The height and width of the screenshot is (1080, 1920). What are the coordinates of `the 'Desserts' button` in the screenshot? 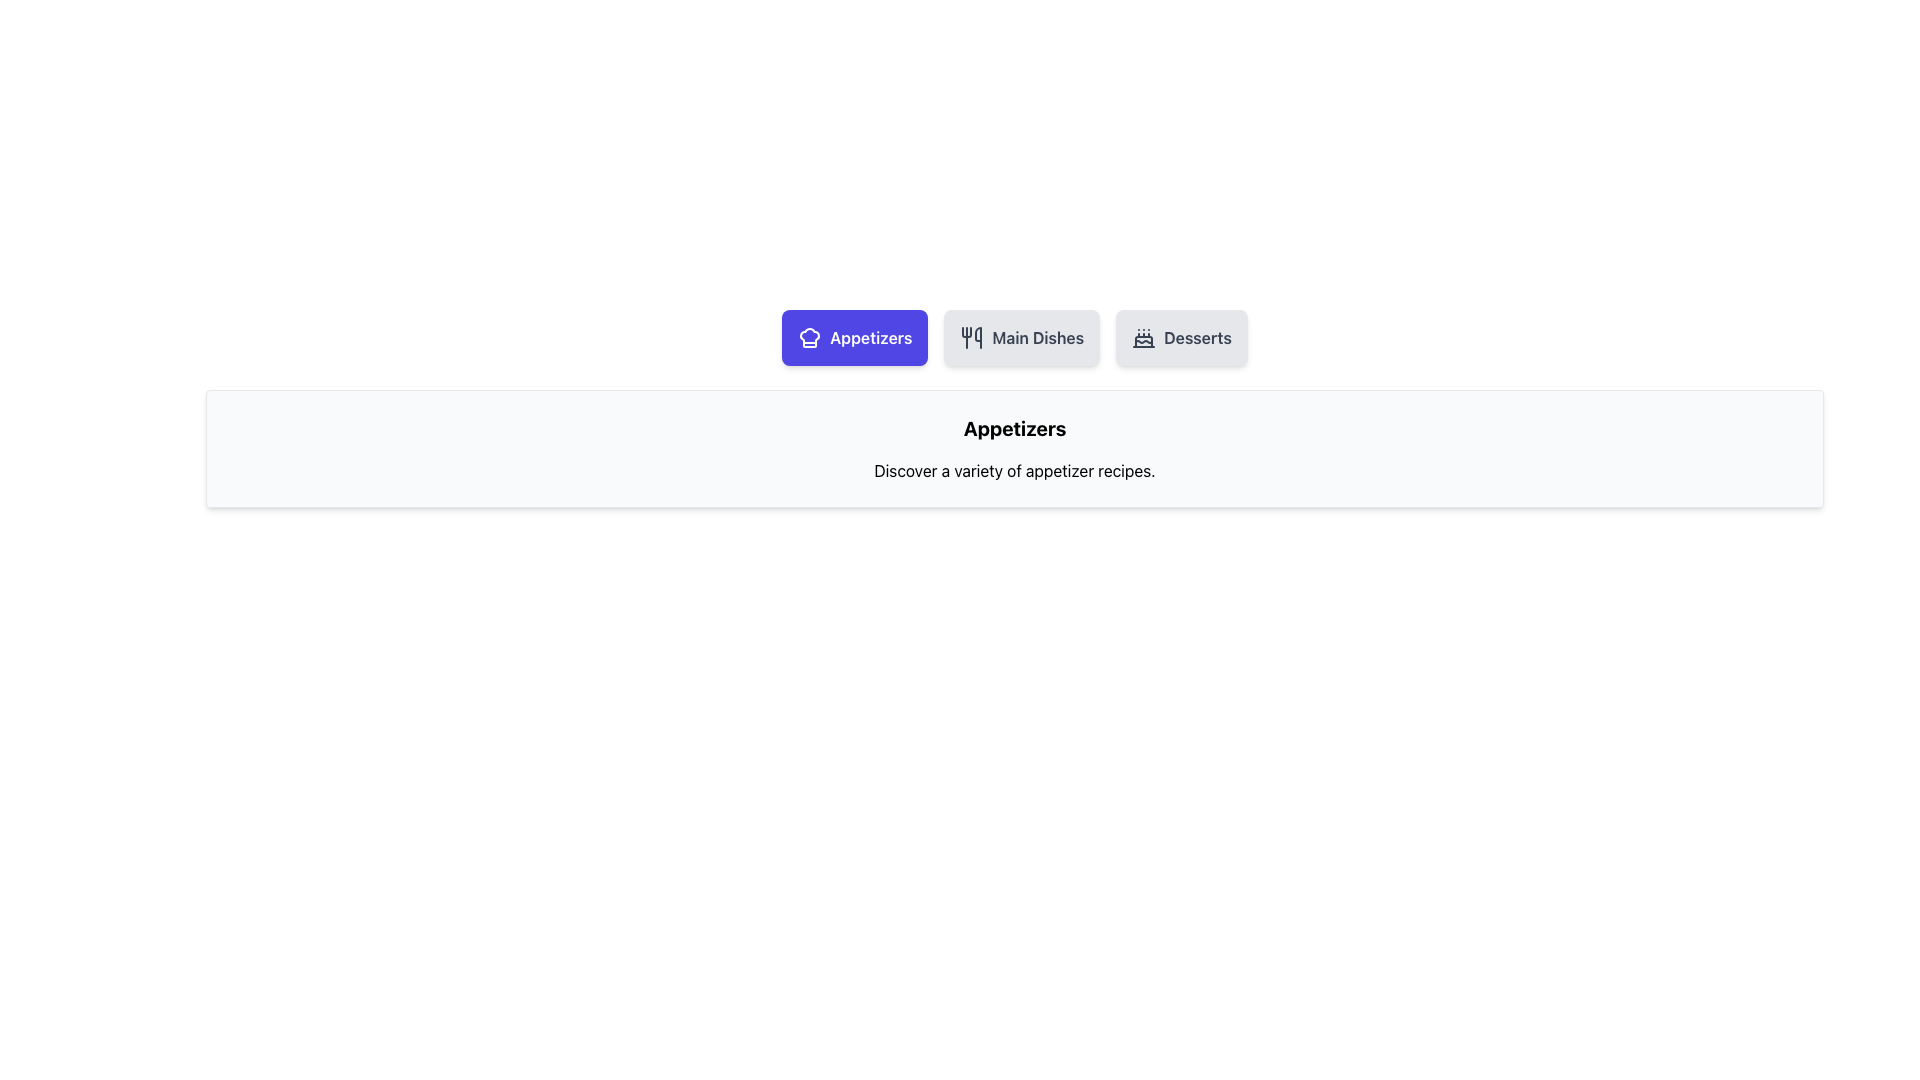 It's located at (1181, 337).